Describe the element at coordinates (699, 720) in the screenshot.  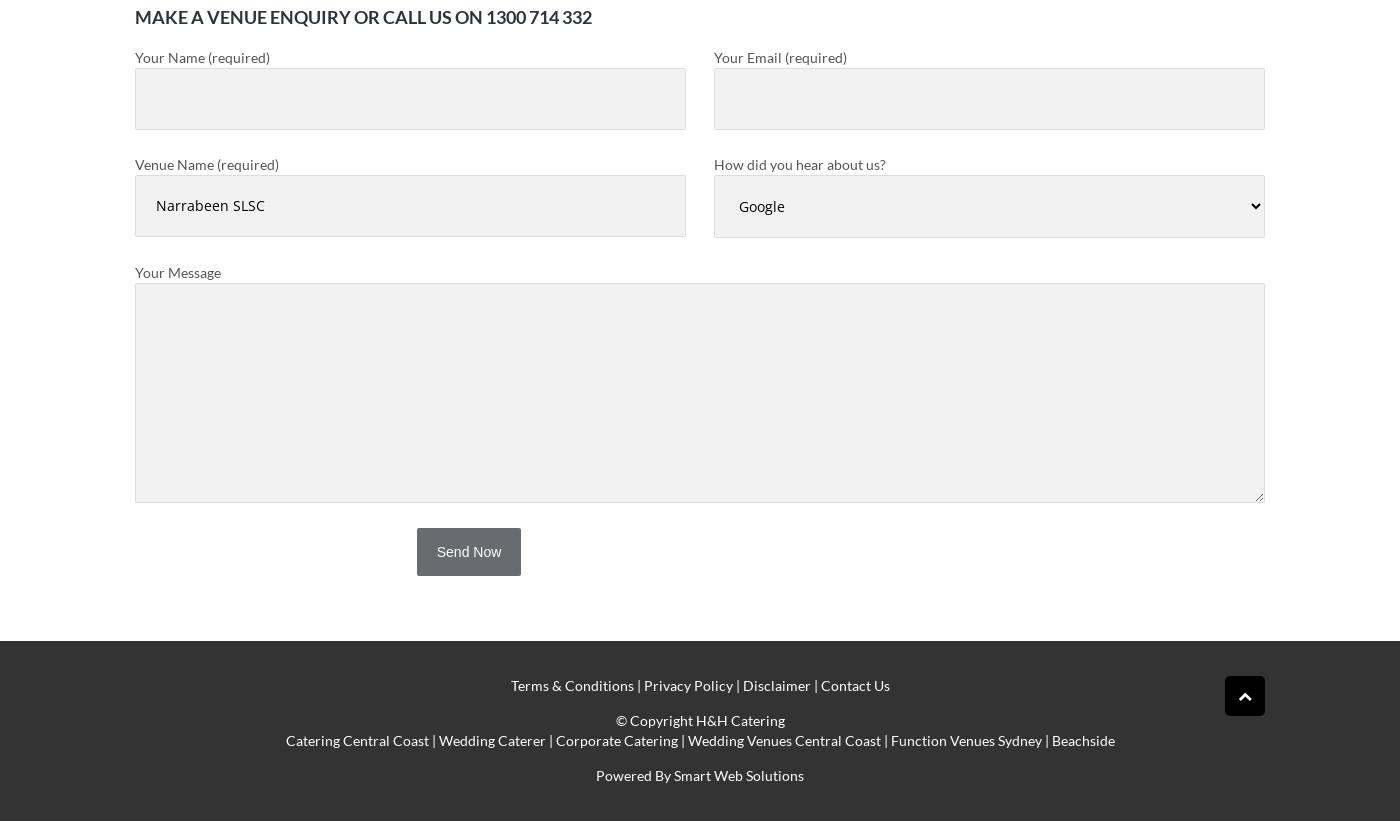
I see `'© Copyright H&H Catering'` at that location.